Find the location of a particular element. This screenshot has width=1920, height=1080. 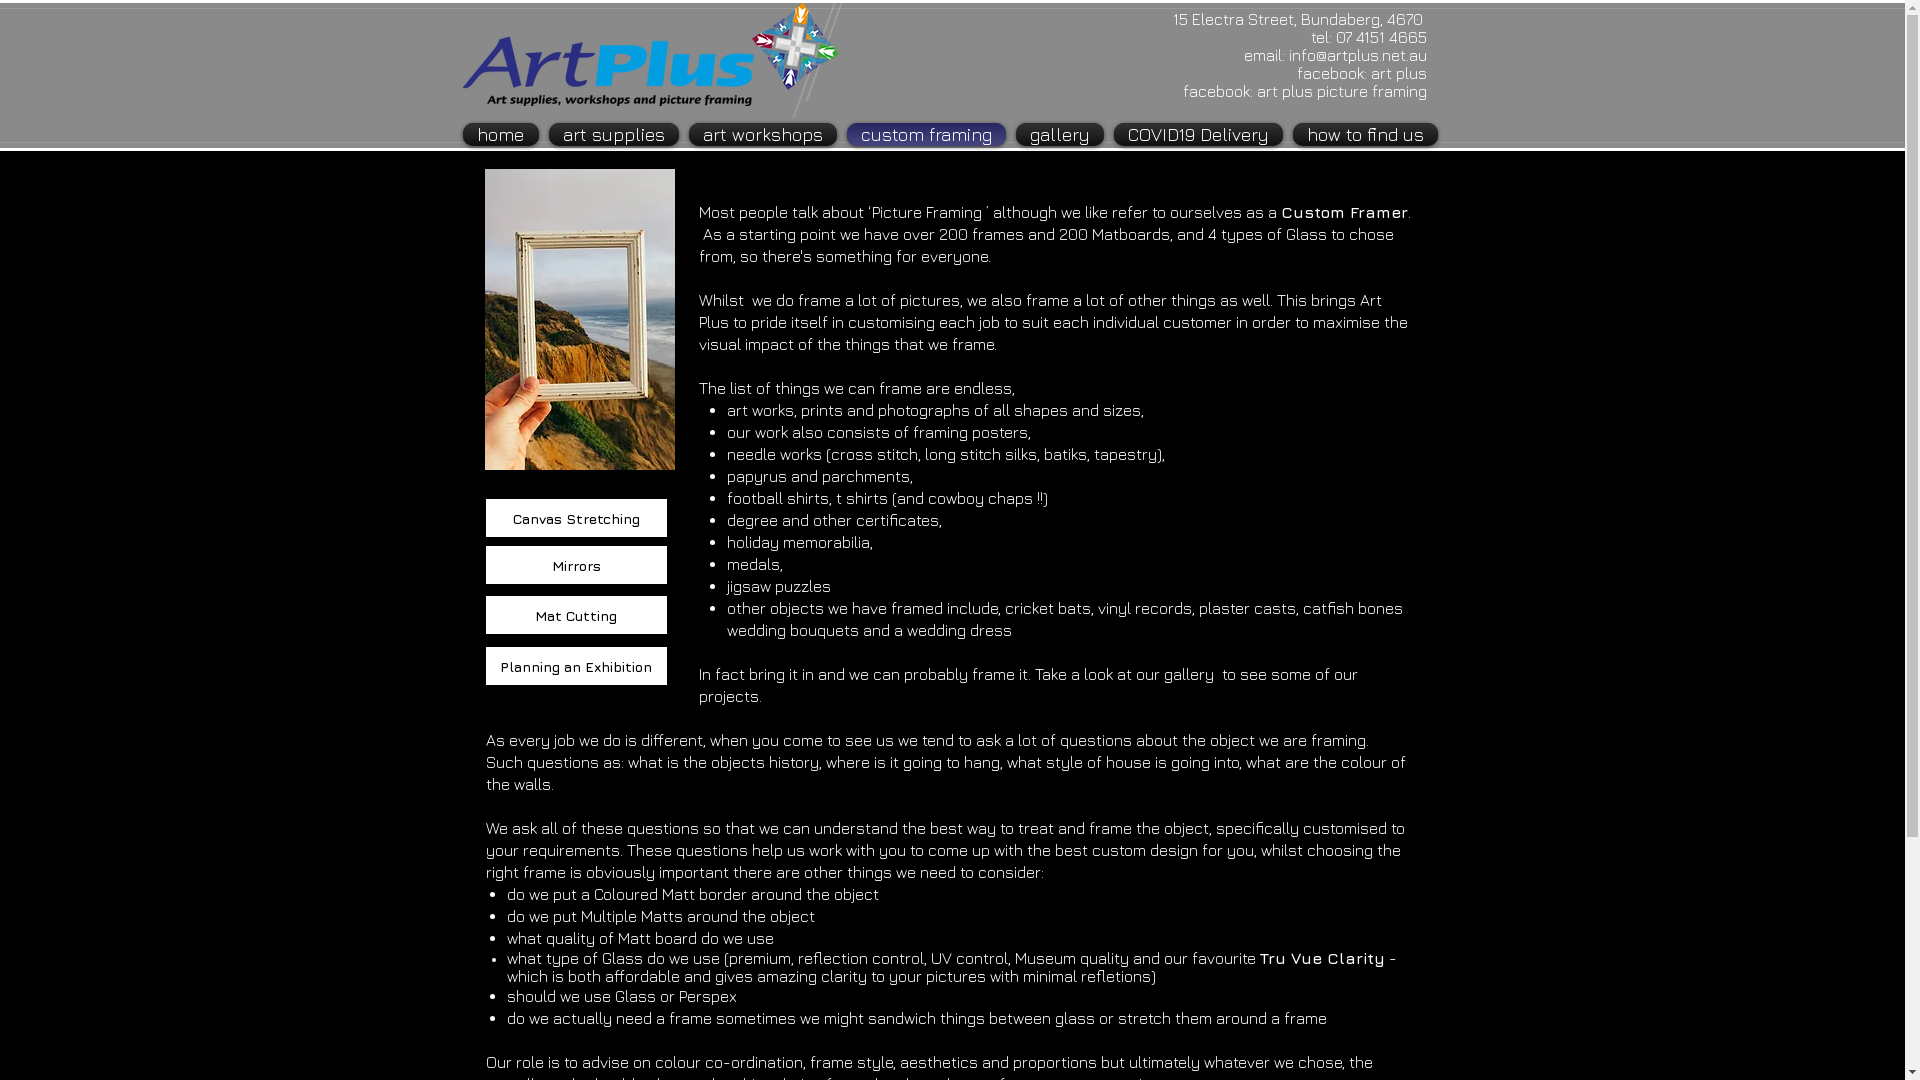

'Mirrors' is located at coordinates (574, 564).